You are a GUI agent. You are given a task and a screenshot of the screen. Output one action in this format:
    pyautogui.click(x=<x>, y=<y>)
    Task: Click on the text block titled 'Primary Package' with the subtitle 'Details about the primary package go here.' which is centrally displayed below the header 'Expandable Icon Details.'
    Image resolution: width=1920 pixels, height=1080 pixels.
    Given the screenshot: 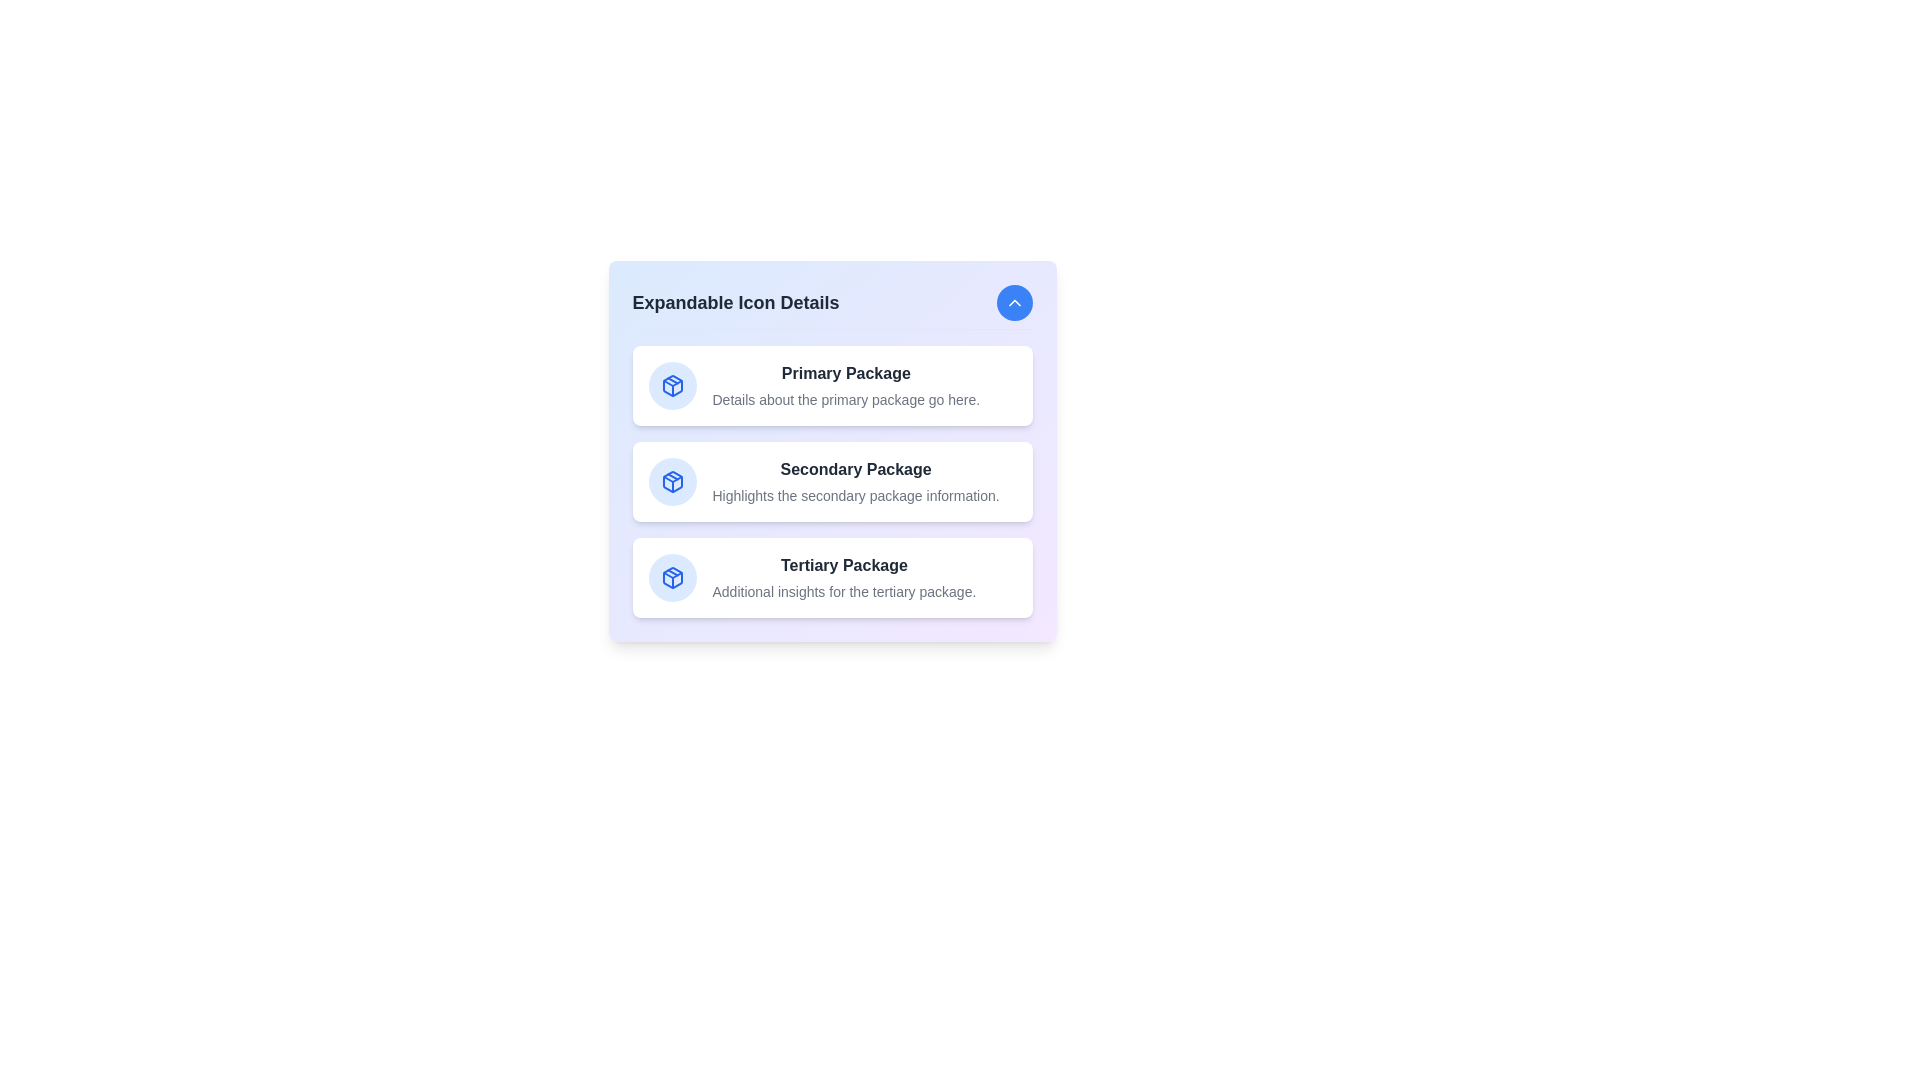 What is the action you would take?
    pyautogui.click(x=846, y=385)
    